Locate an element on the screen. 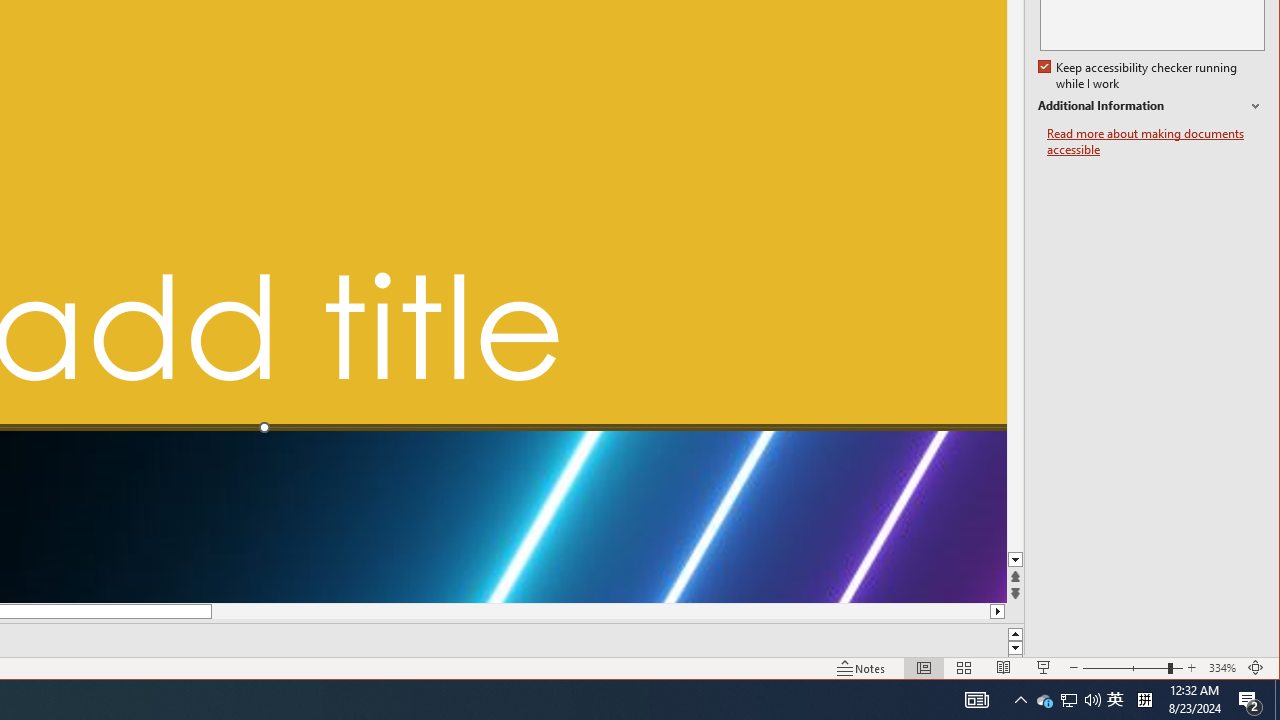 This screenshot has width=1280, height=720. 'Read more about making documents accessible' is located at coordinates (1155, 141).